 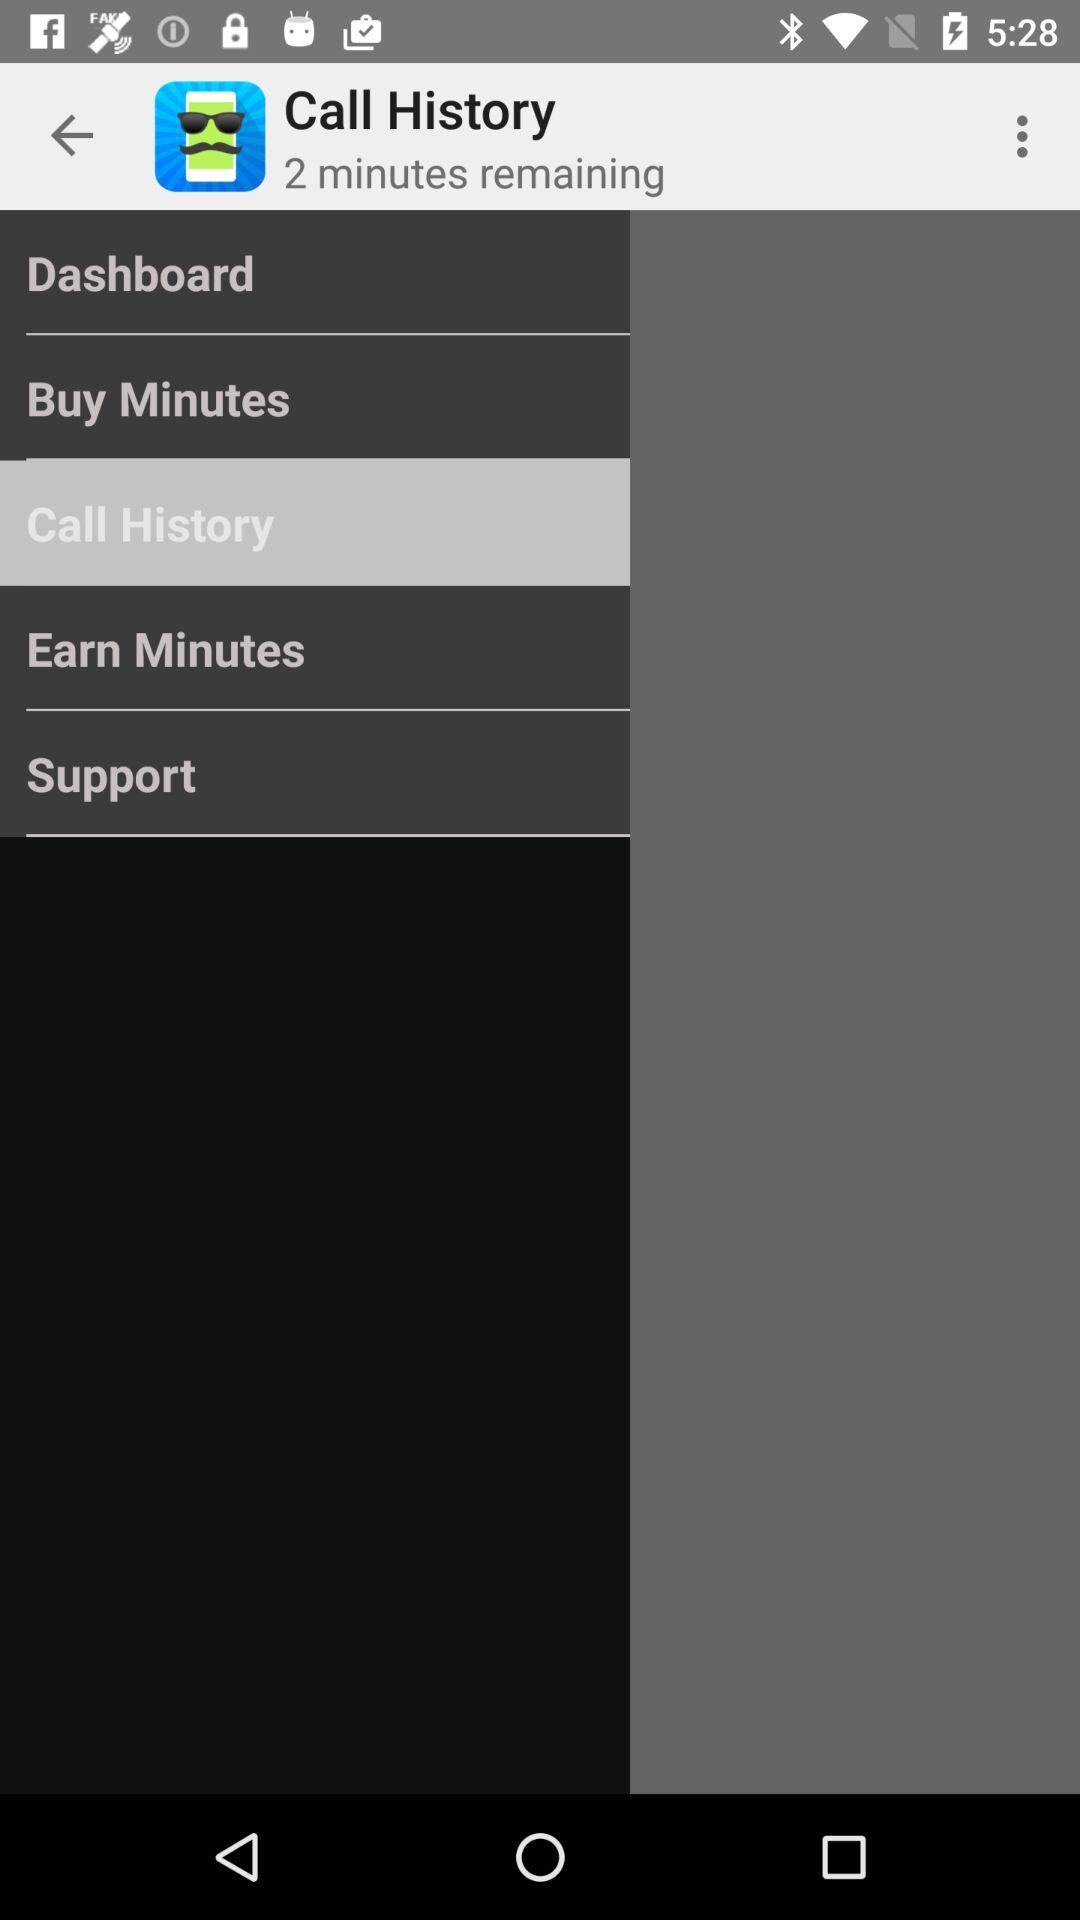 What do you see at coordinates (1027, 135) in the screenshot?
I see `icon next to the 2 minutes remaining icon` at bounding box center [1027, 135].